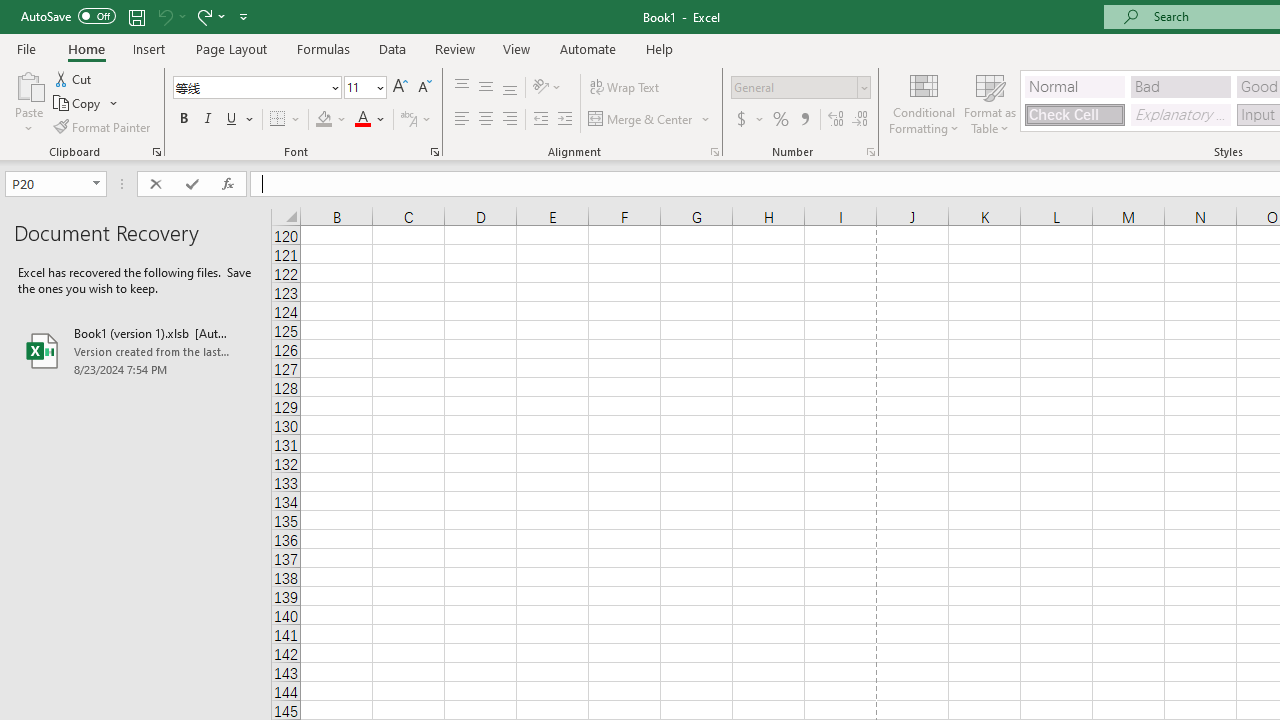 This screenshot has width=1280, height=720. Describe the element at coordinates (990, 103) in the screenshot. I see `'Format as Table'` at that location.